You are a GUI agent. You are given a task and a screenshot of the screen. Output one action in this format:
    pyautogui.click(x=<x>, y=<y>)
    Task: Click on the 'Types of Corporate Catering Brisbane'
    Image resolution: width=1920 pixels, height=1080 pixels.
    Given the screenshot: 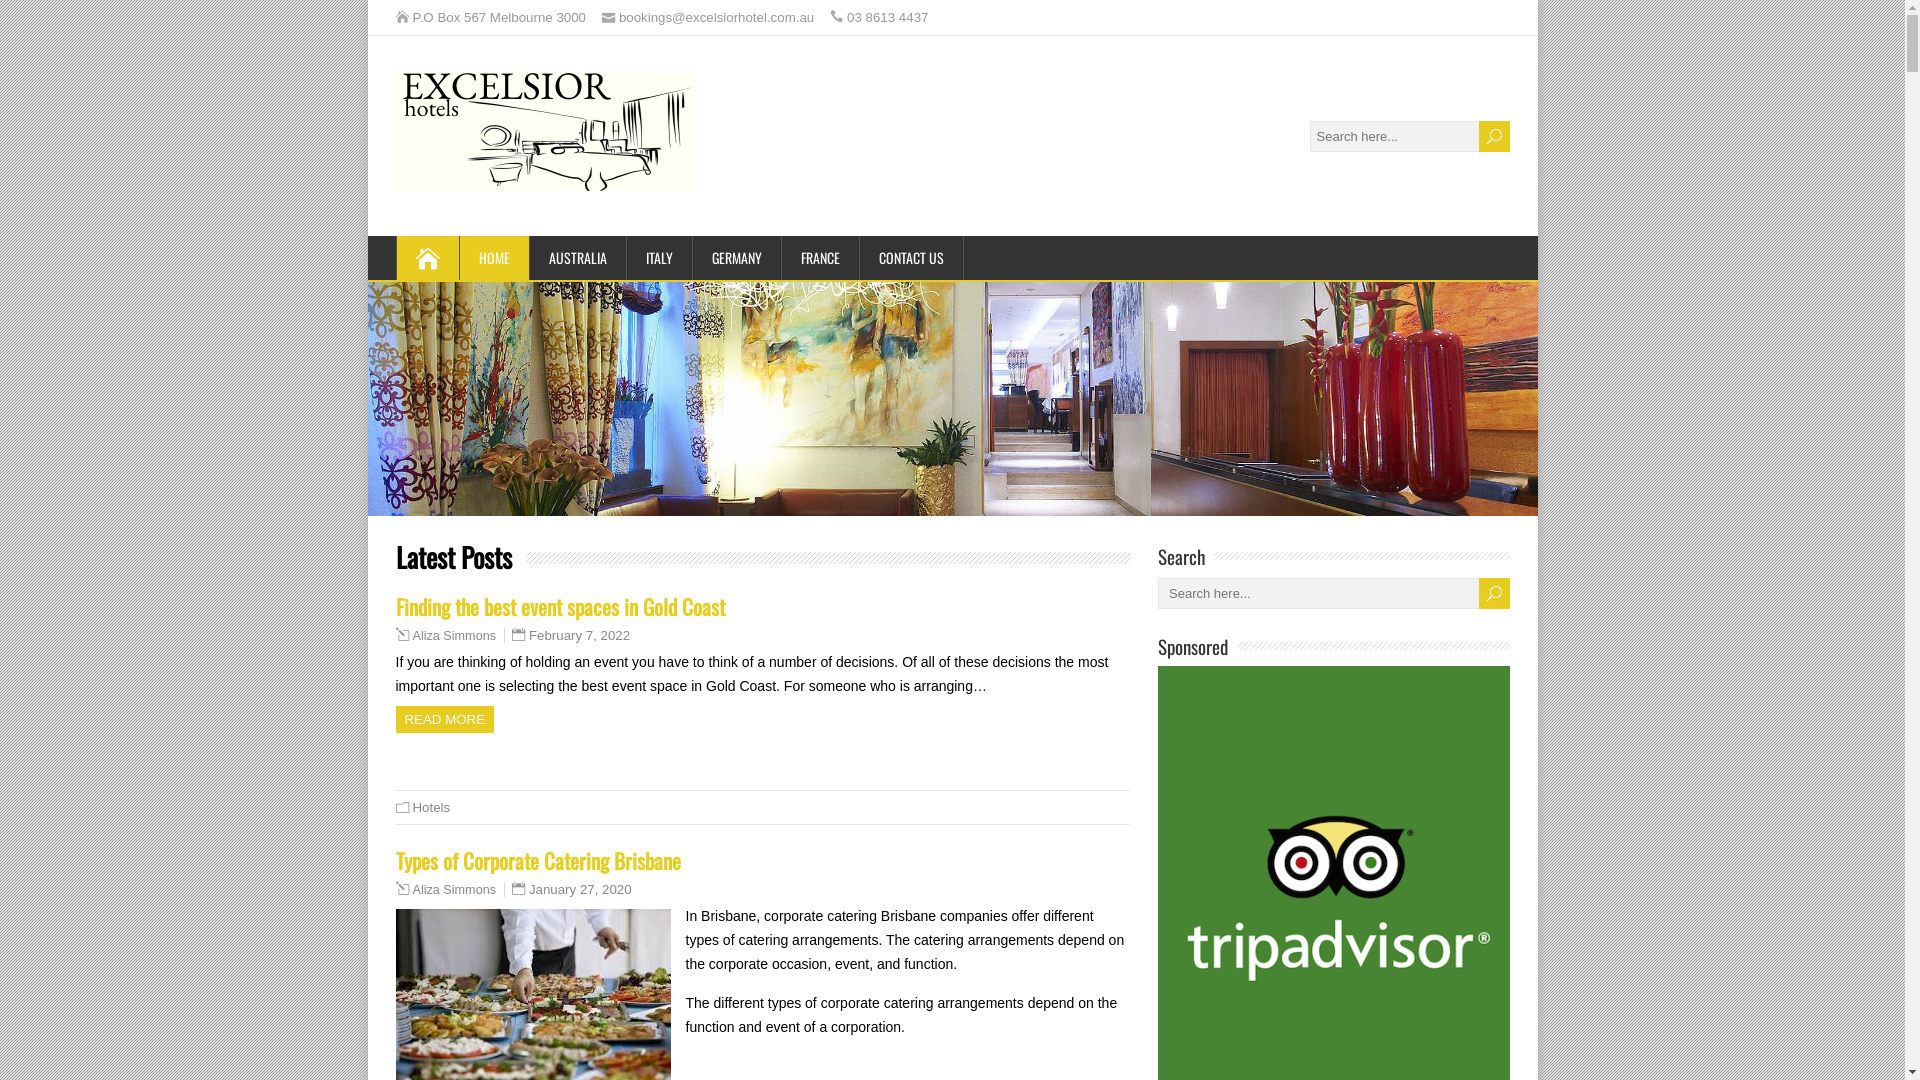 What is the action you would take?
    pyautogui.click(x=395, y=859)
    